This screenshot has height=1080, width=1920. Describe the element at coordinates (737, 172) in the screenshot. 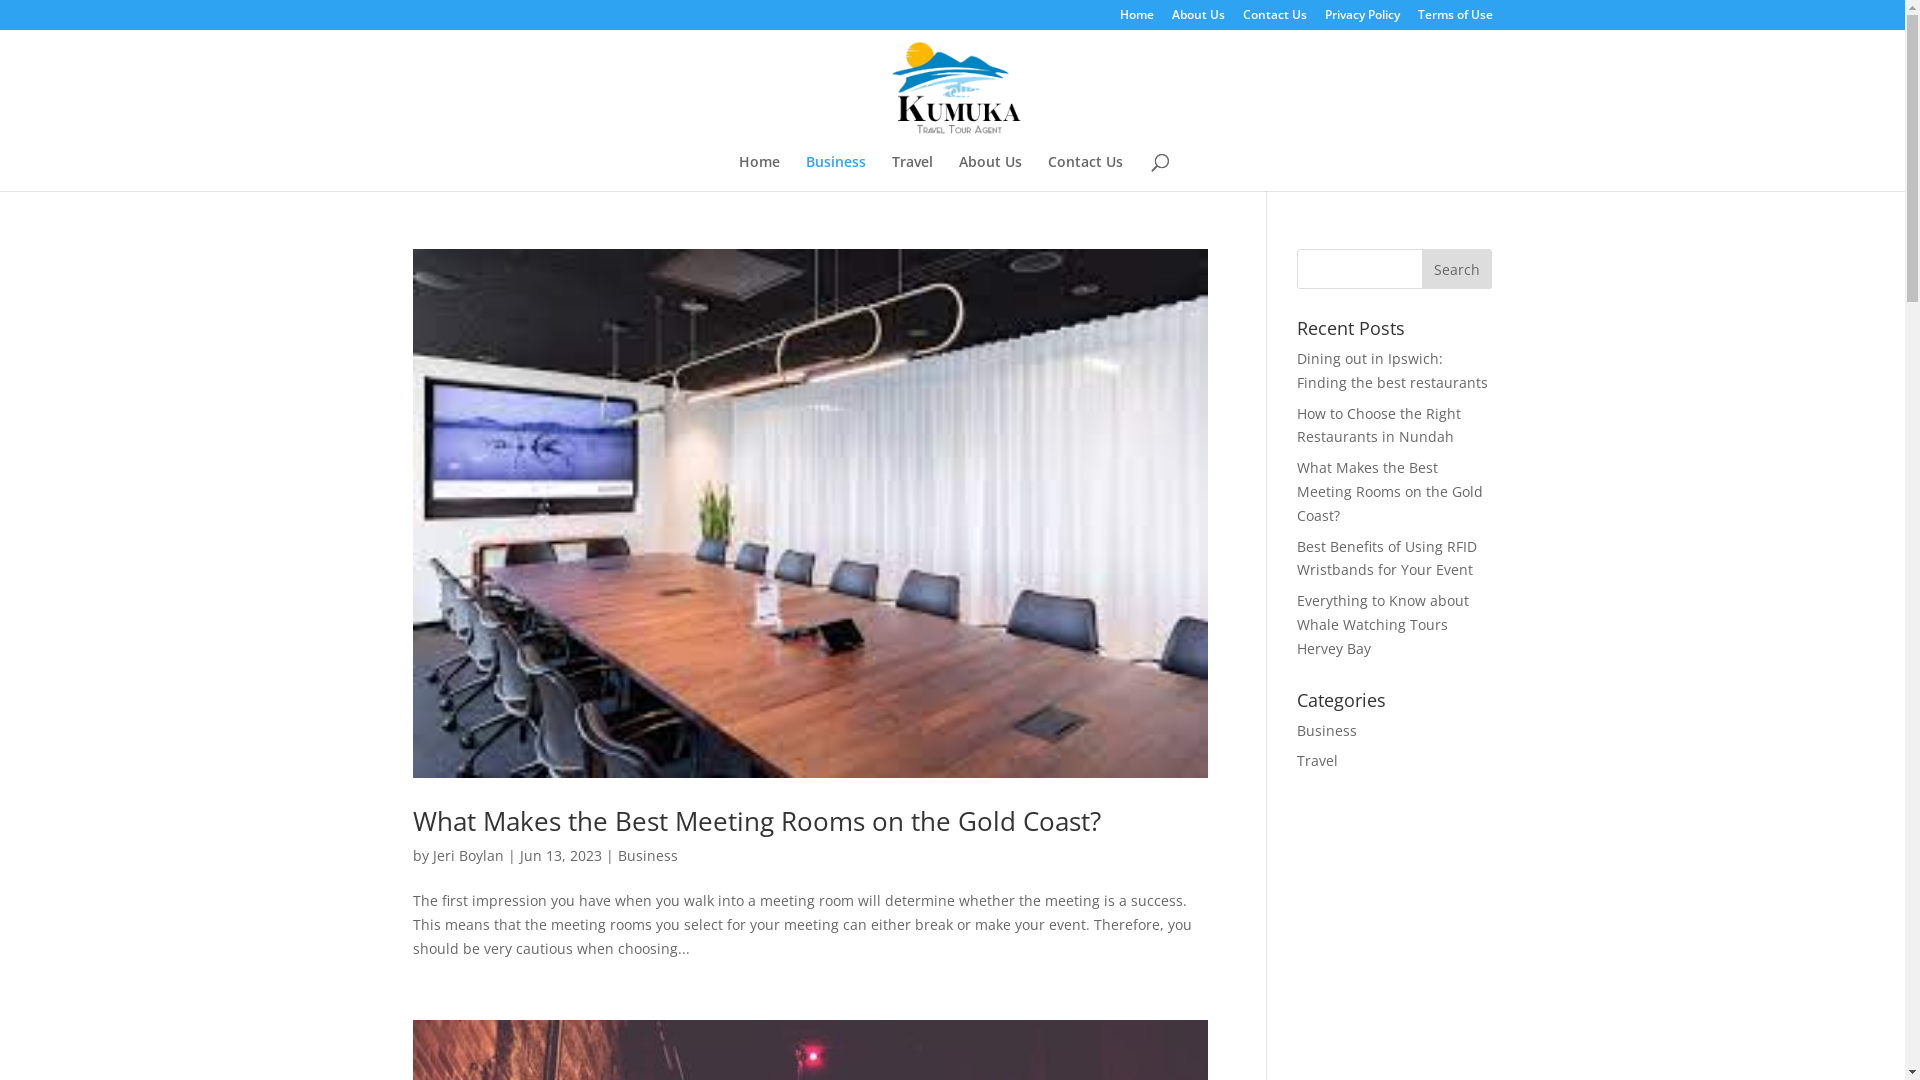

I see `'Home'` at that location.